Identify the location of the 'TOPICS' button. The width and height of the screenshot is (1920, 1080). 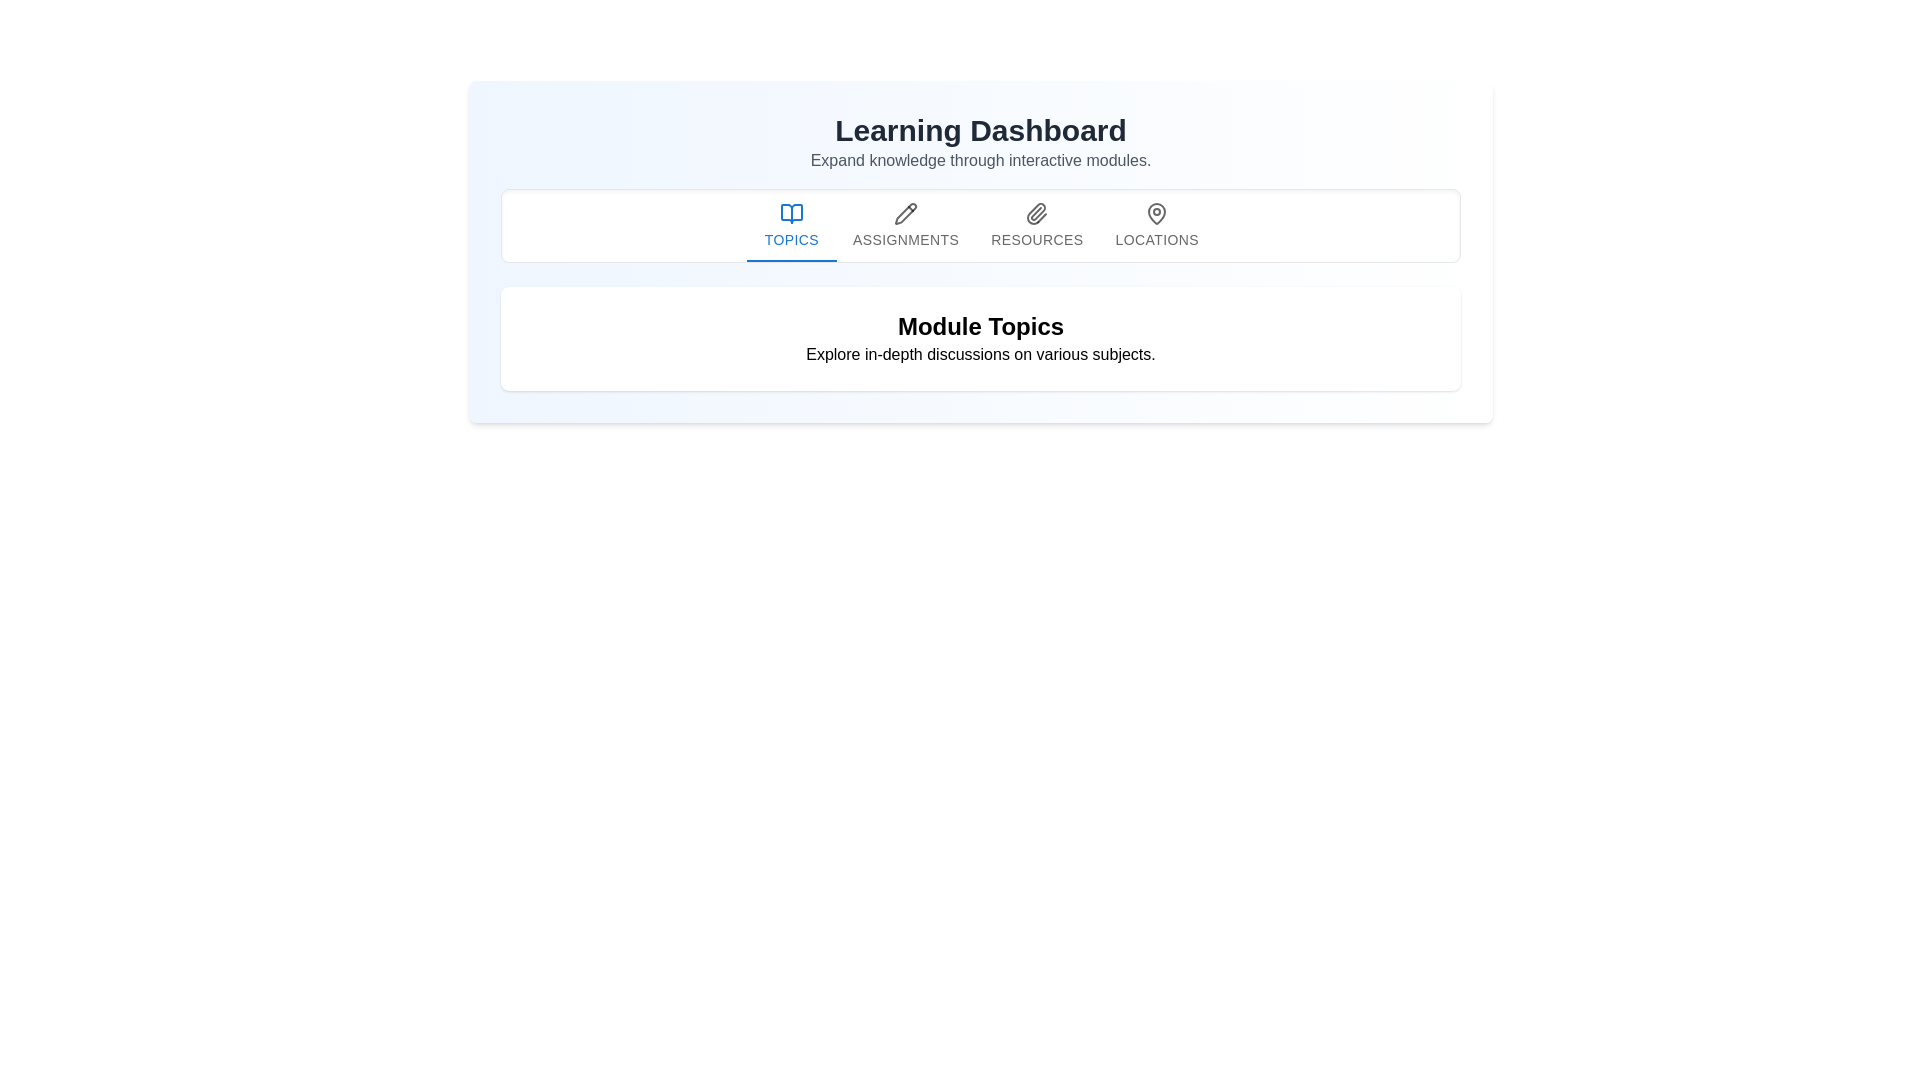
(791, 225).